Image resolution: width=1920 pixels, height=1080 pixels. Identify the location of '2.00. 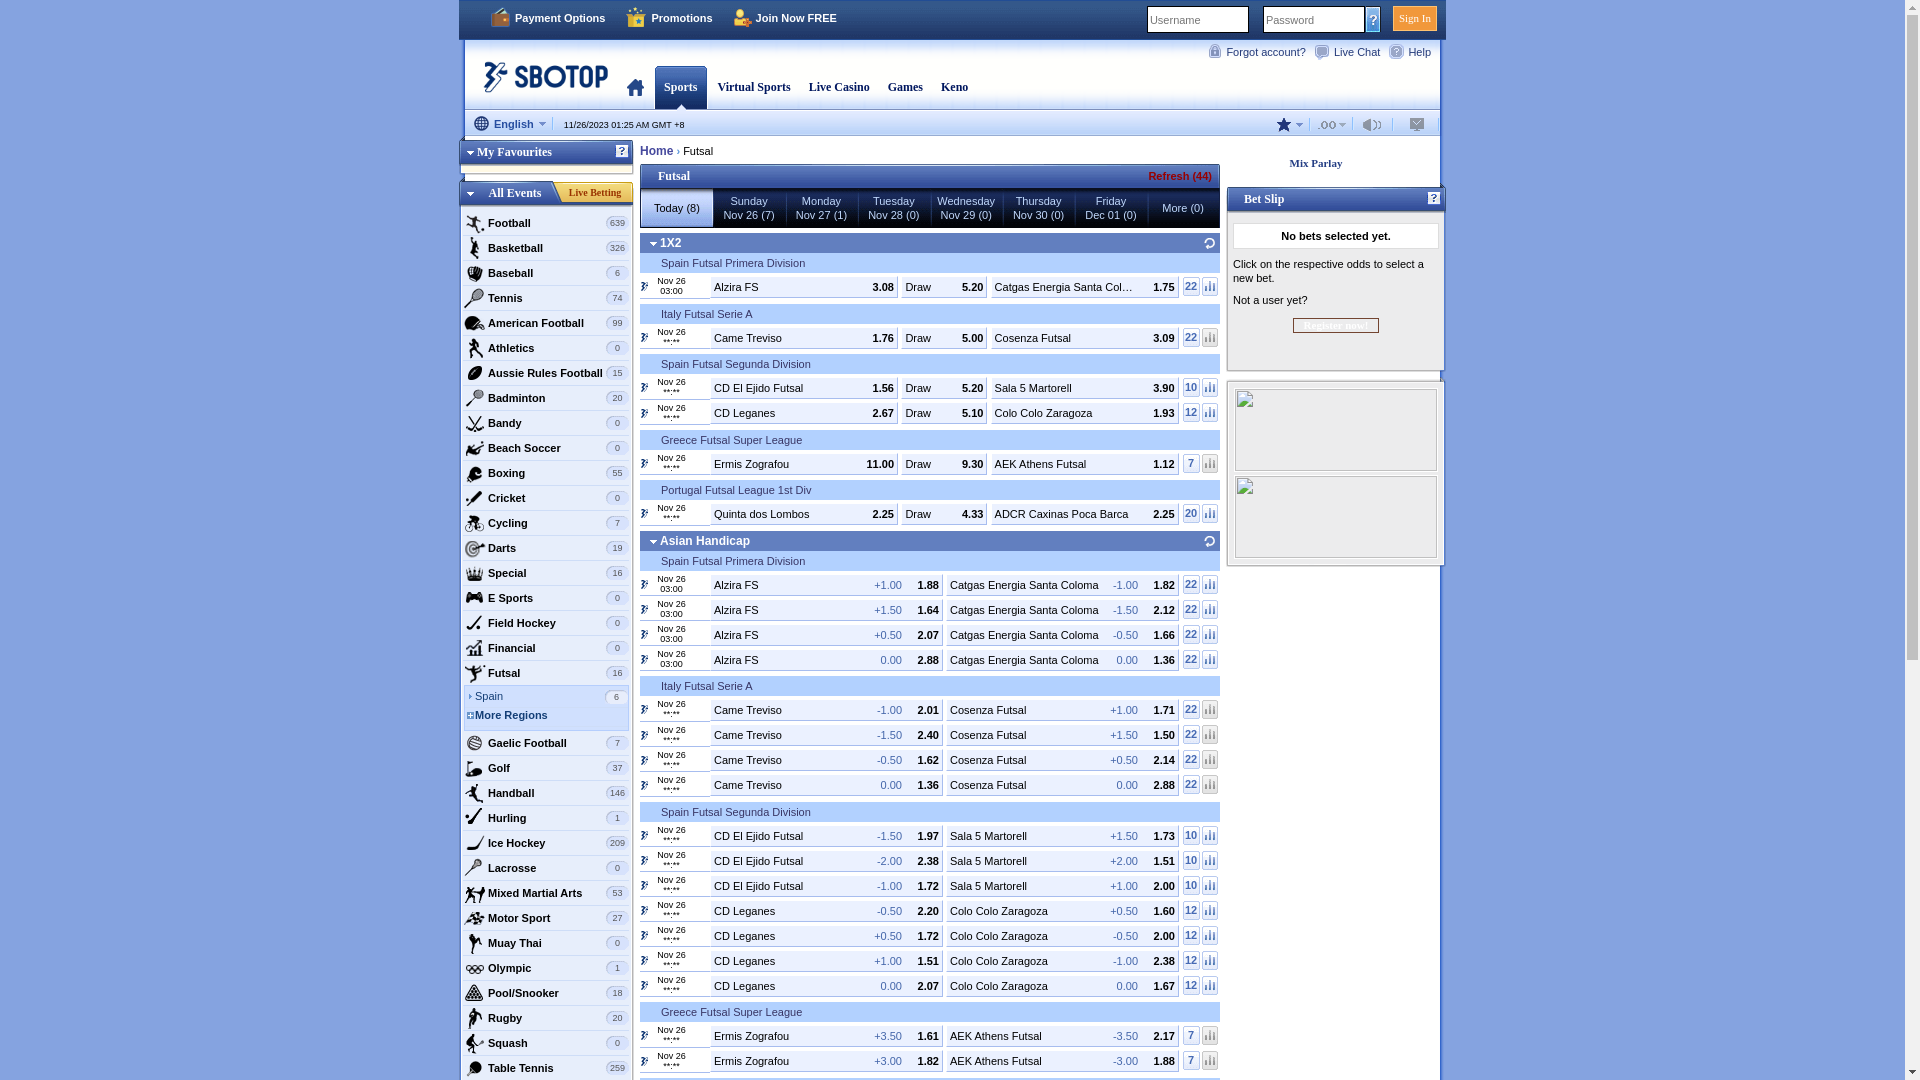
(1061, 883).